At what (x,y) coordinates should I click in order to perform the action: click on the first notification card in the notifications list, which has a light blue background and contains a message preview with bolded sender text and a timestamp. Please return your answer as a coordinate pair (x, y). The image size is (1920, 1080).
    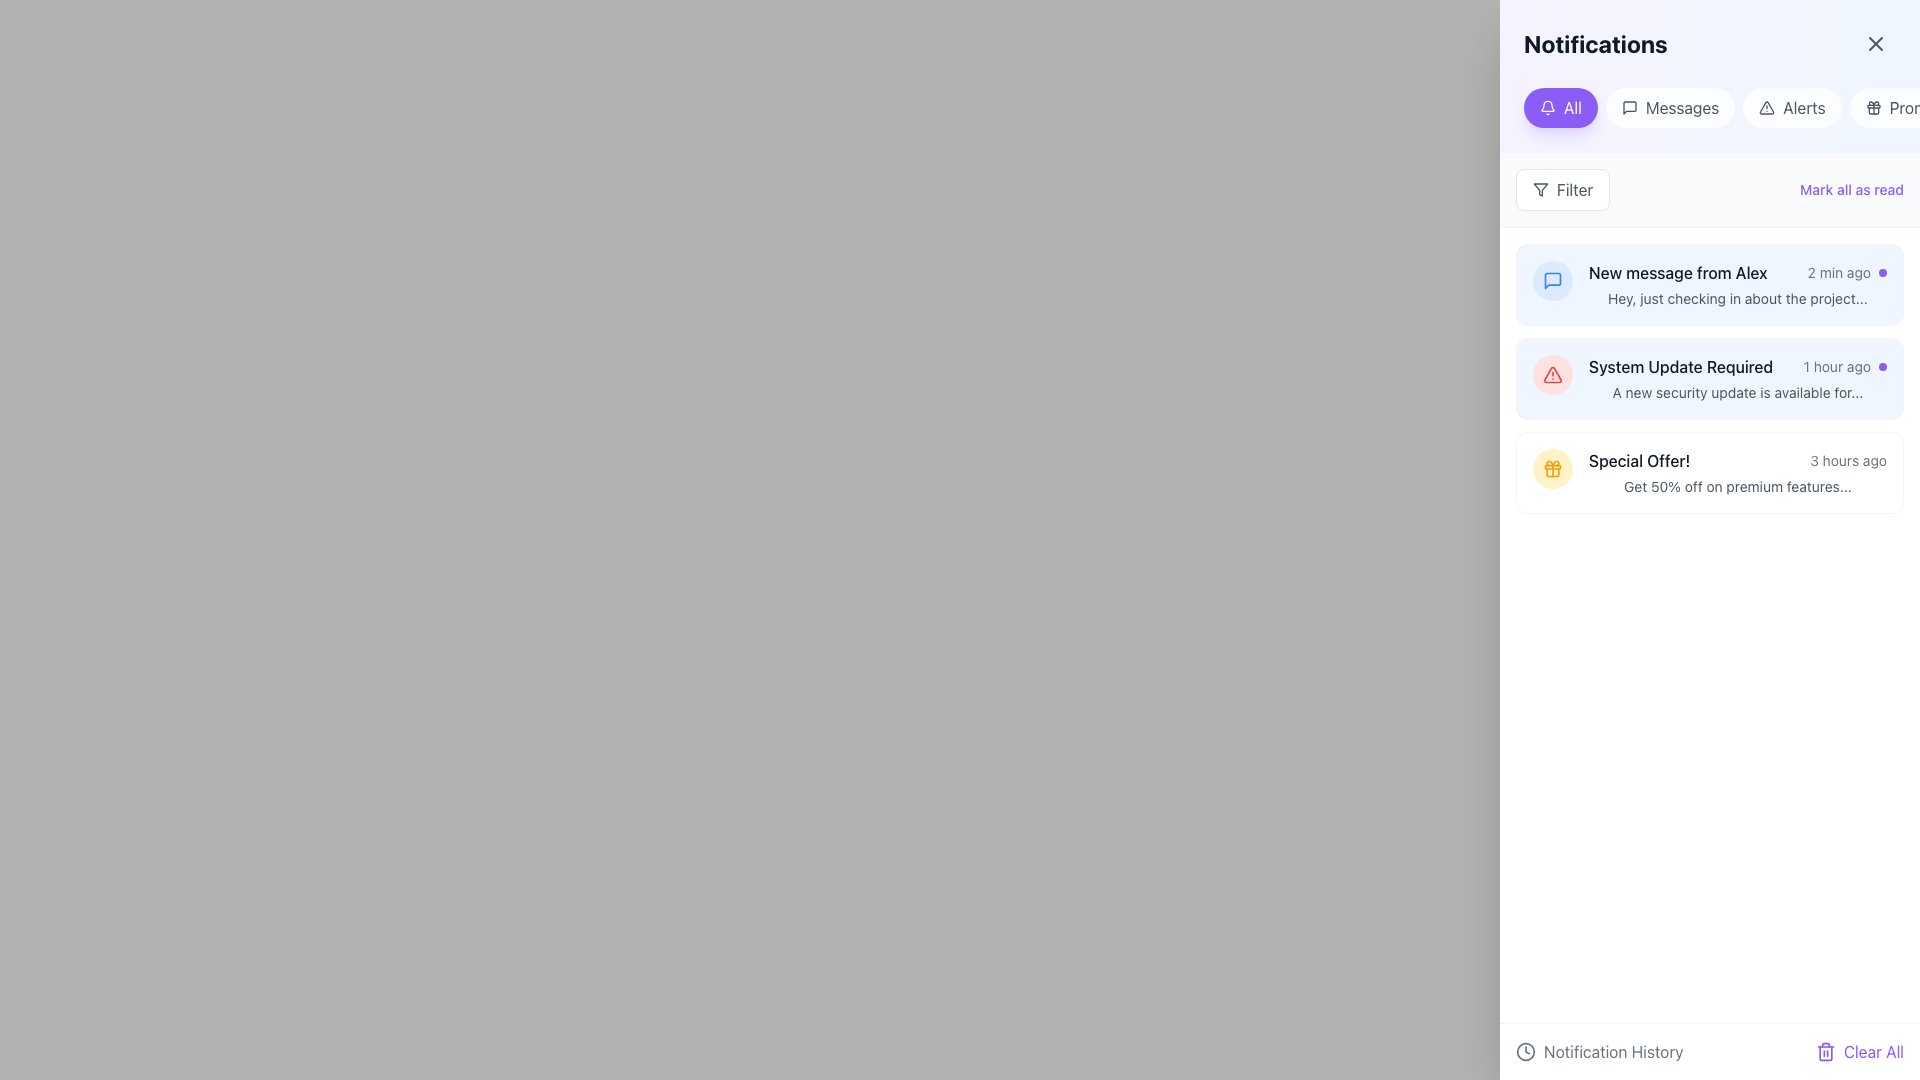
    Looking at the image, I should click on (1708, 285).